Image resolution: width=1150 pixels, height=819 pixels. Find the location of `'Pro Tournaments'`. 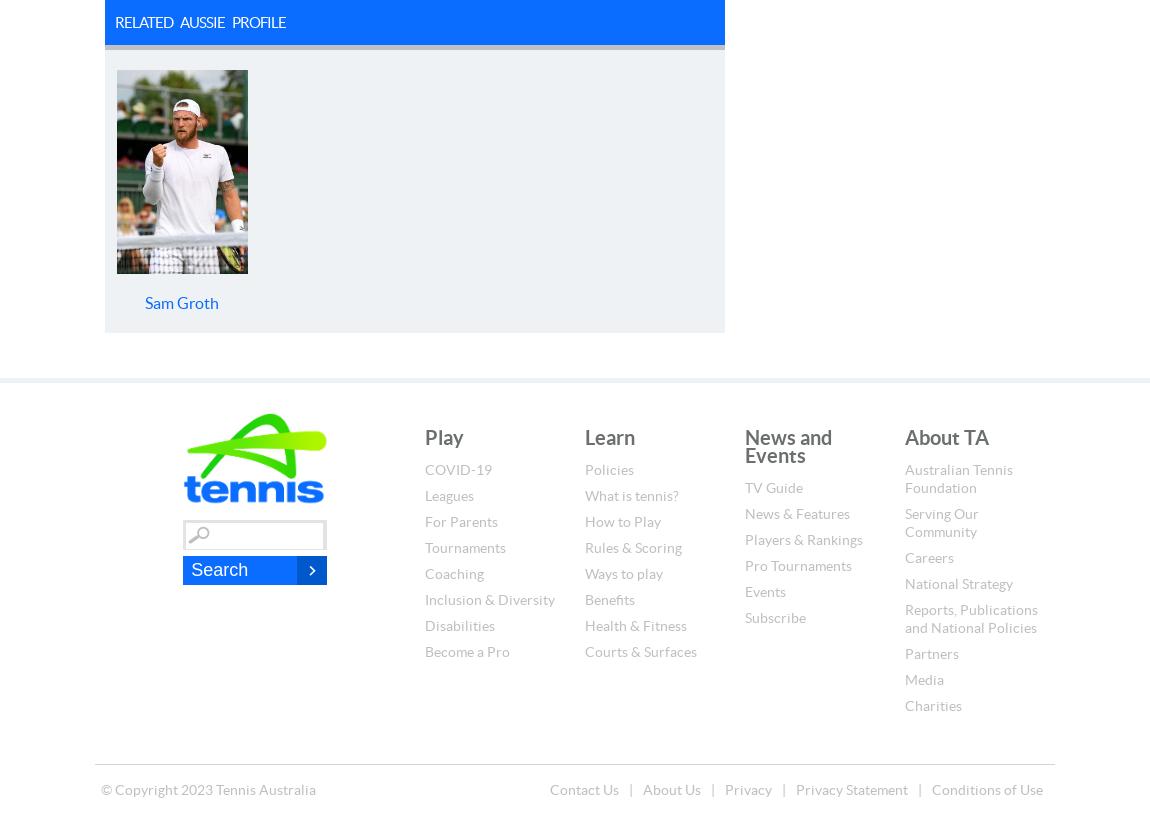

'Pro Tournaments' is located at coordinates (796, 566).